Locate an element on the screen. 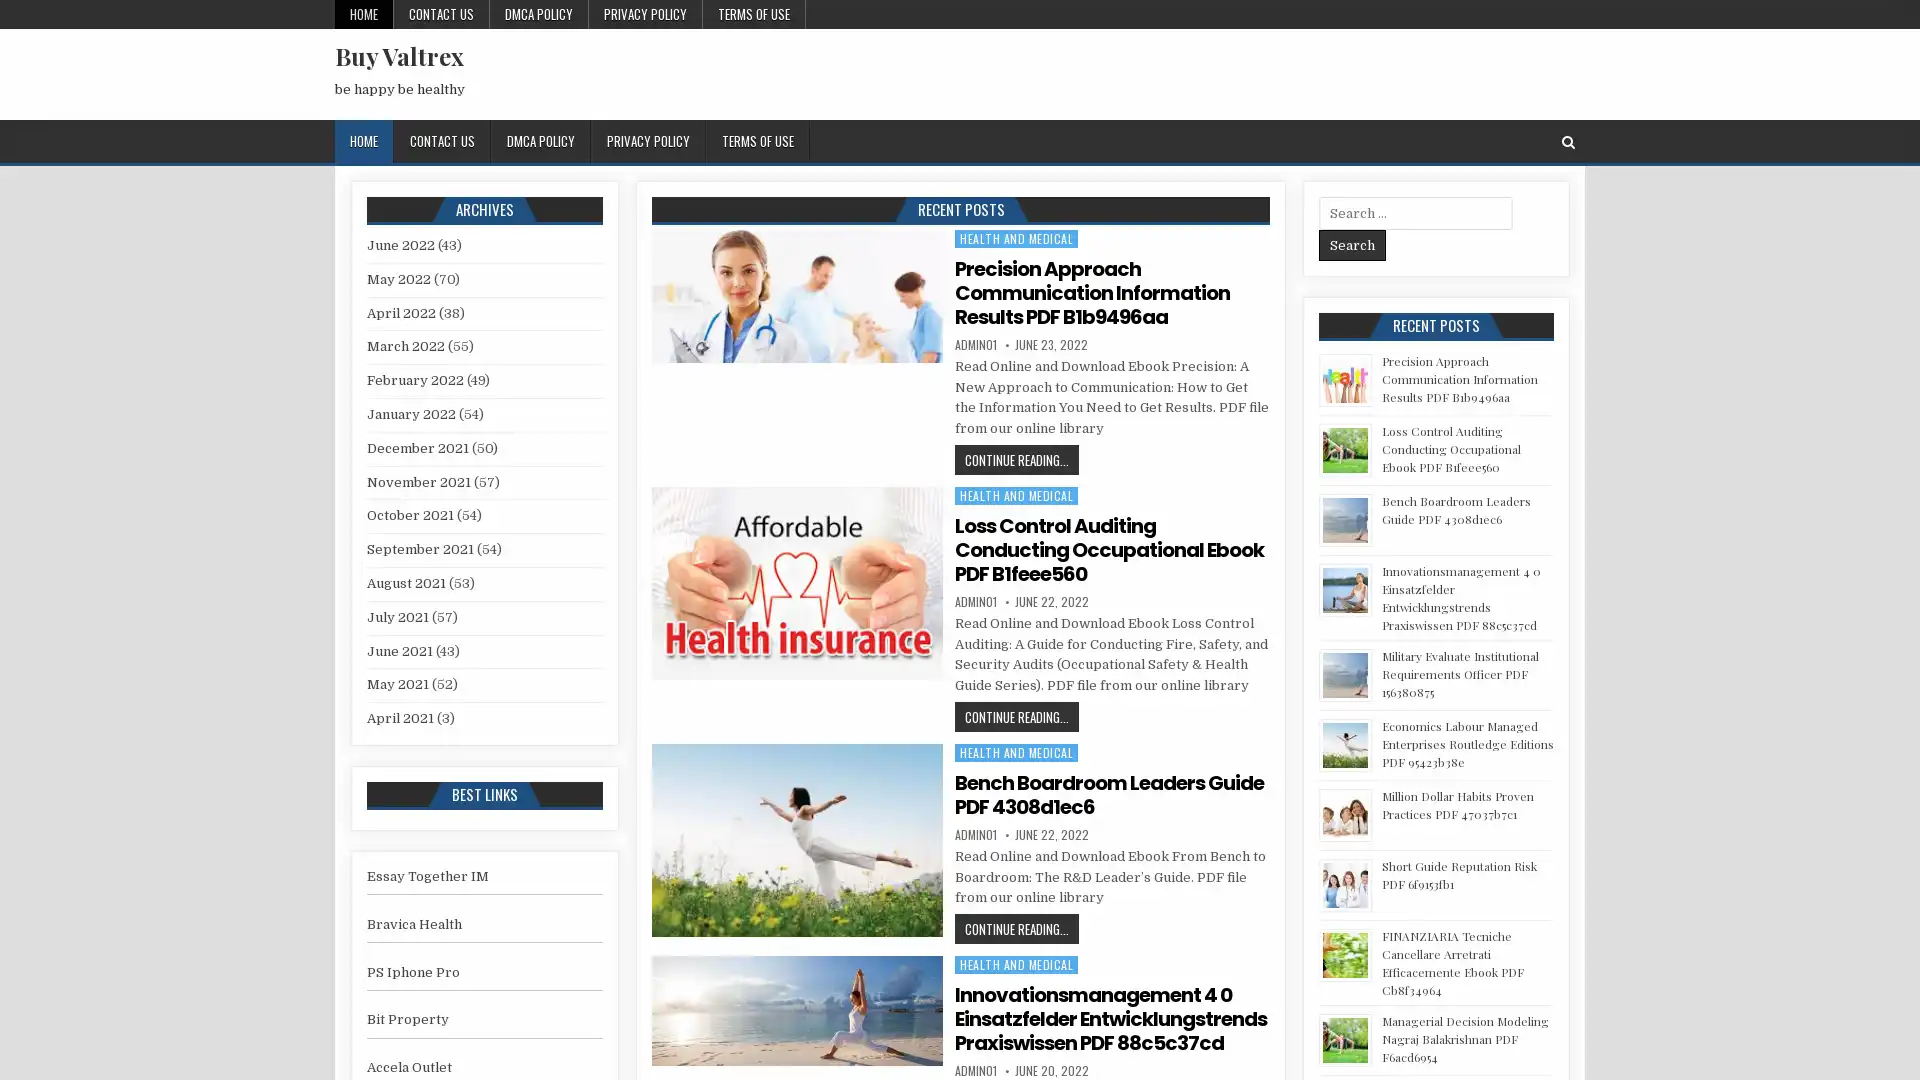 This screenshot has height=1080, width=1920. Search is located at coordinates (1351, 244).